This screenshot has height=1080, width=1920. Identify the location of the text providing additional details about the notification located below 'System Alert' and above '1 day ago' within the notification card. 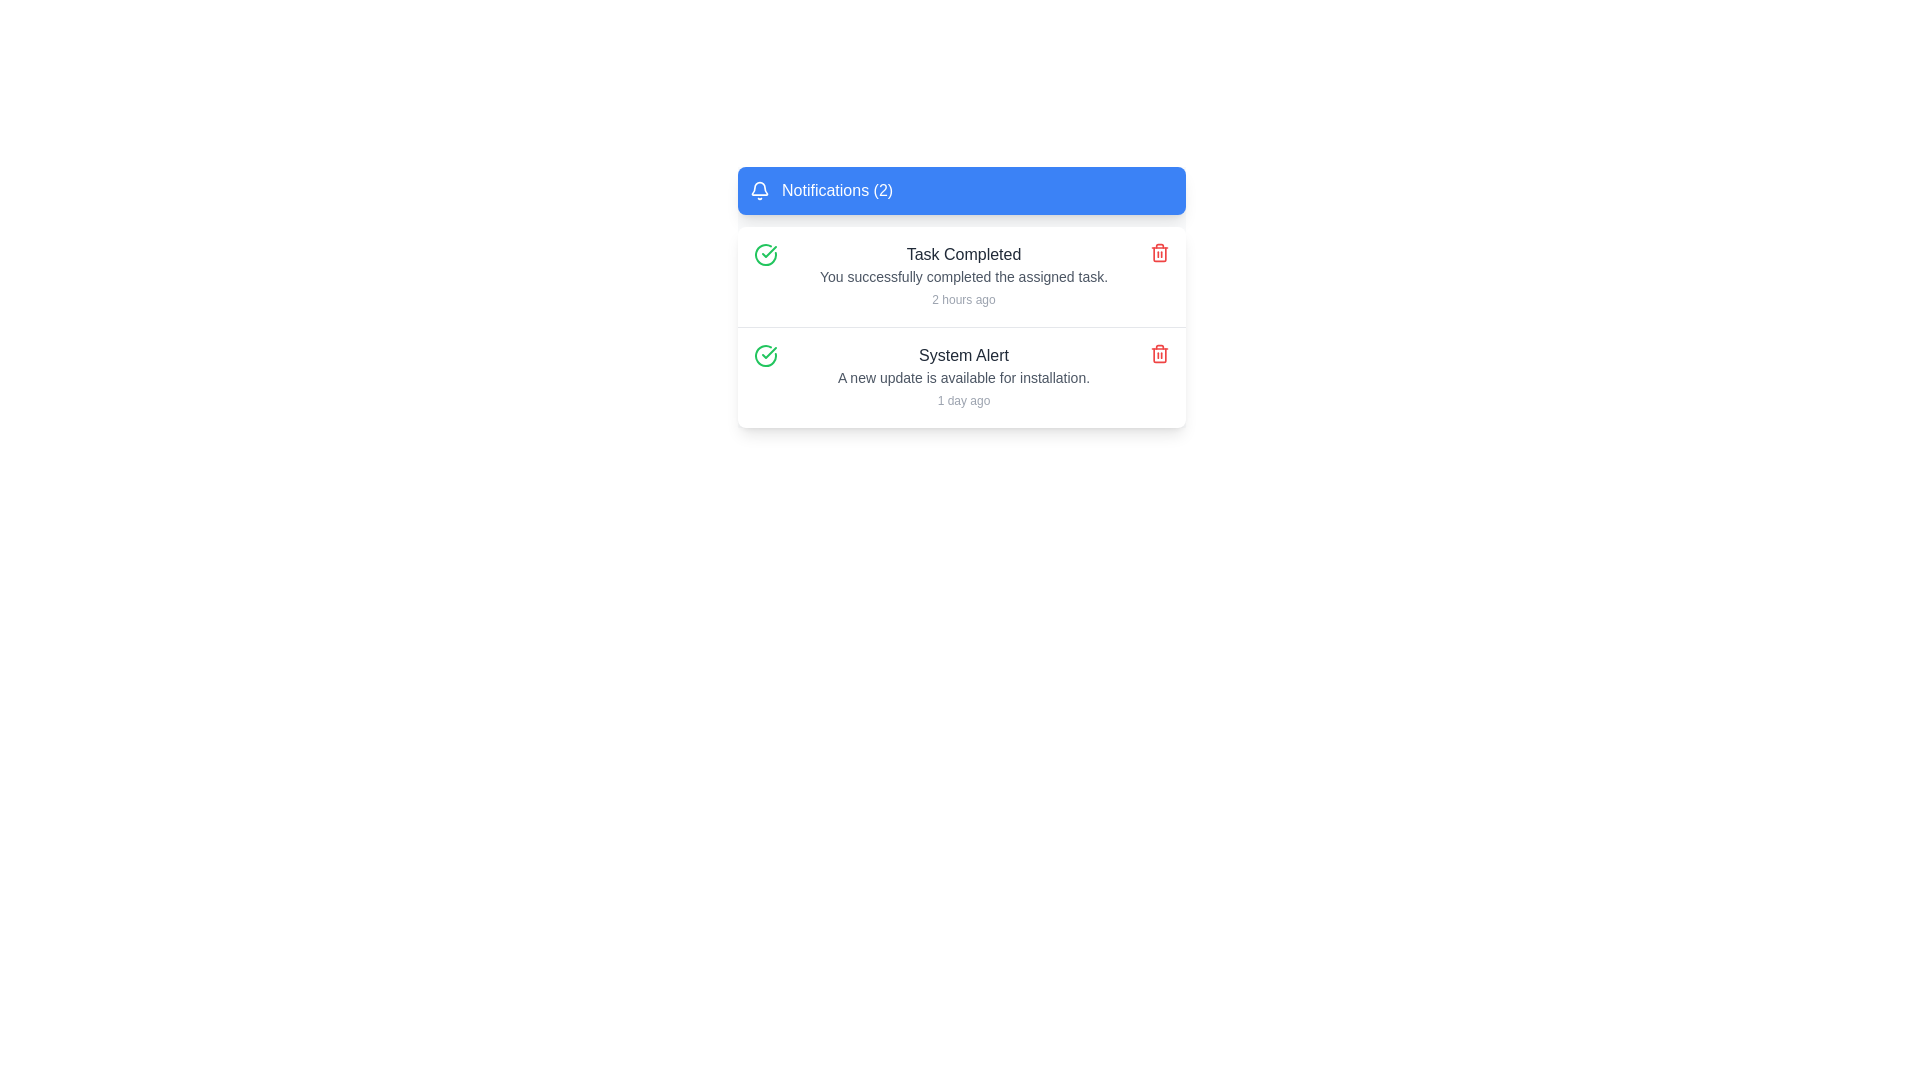
(964, 378).